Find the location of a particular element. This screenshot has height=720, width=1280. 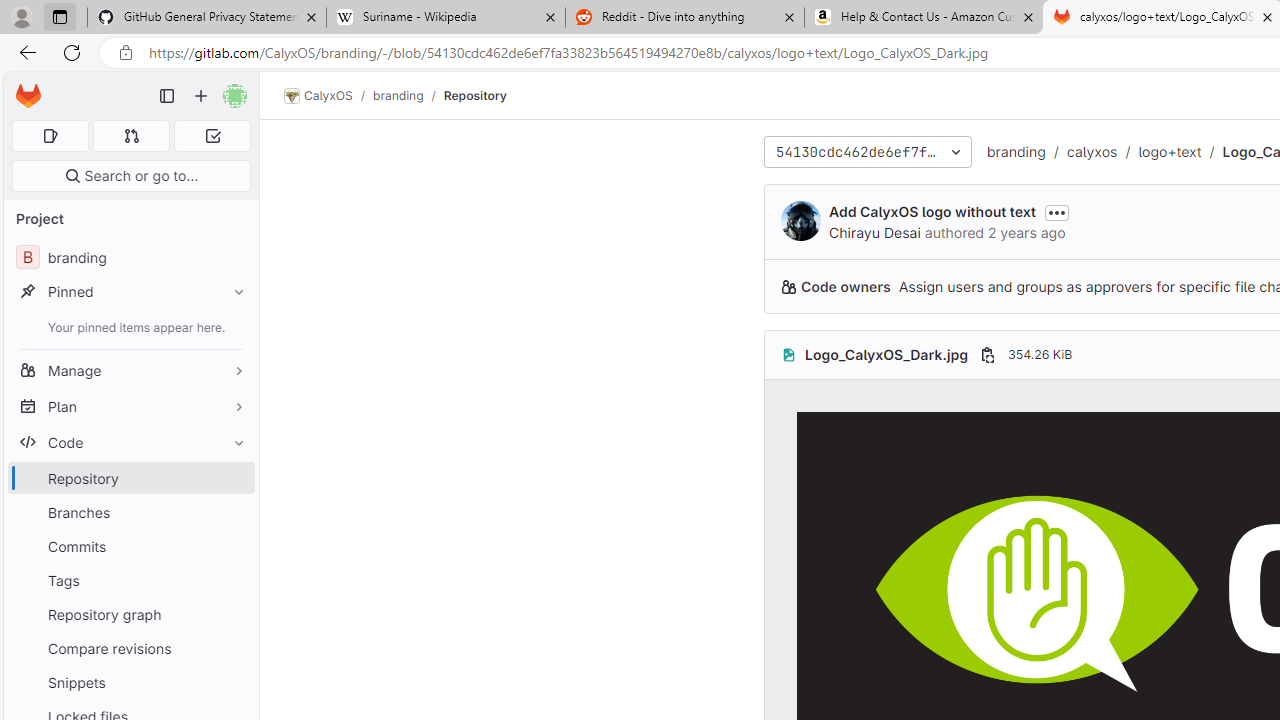

'CalyxOS' is located at coordinates (317, 96).